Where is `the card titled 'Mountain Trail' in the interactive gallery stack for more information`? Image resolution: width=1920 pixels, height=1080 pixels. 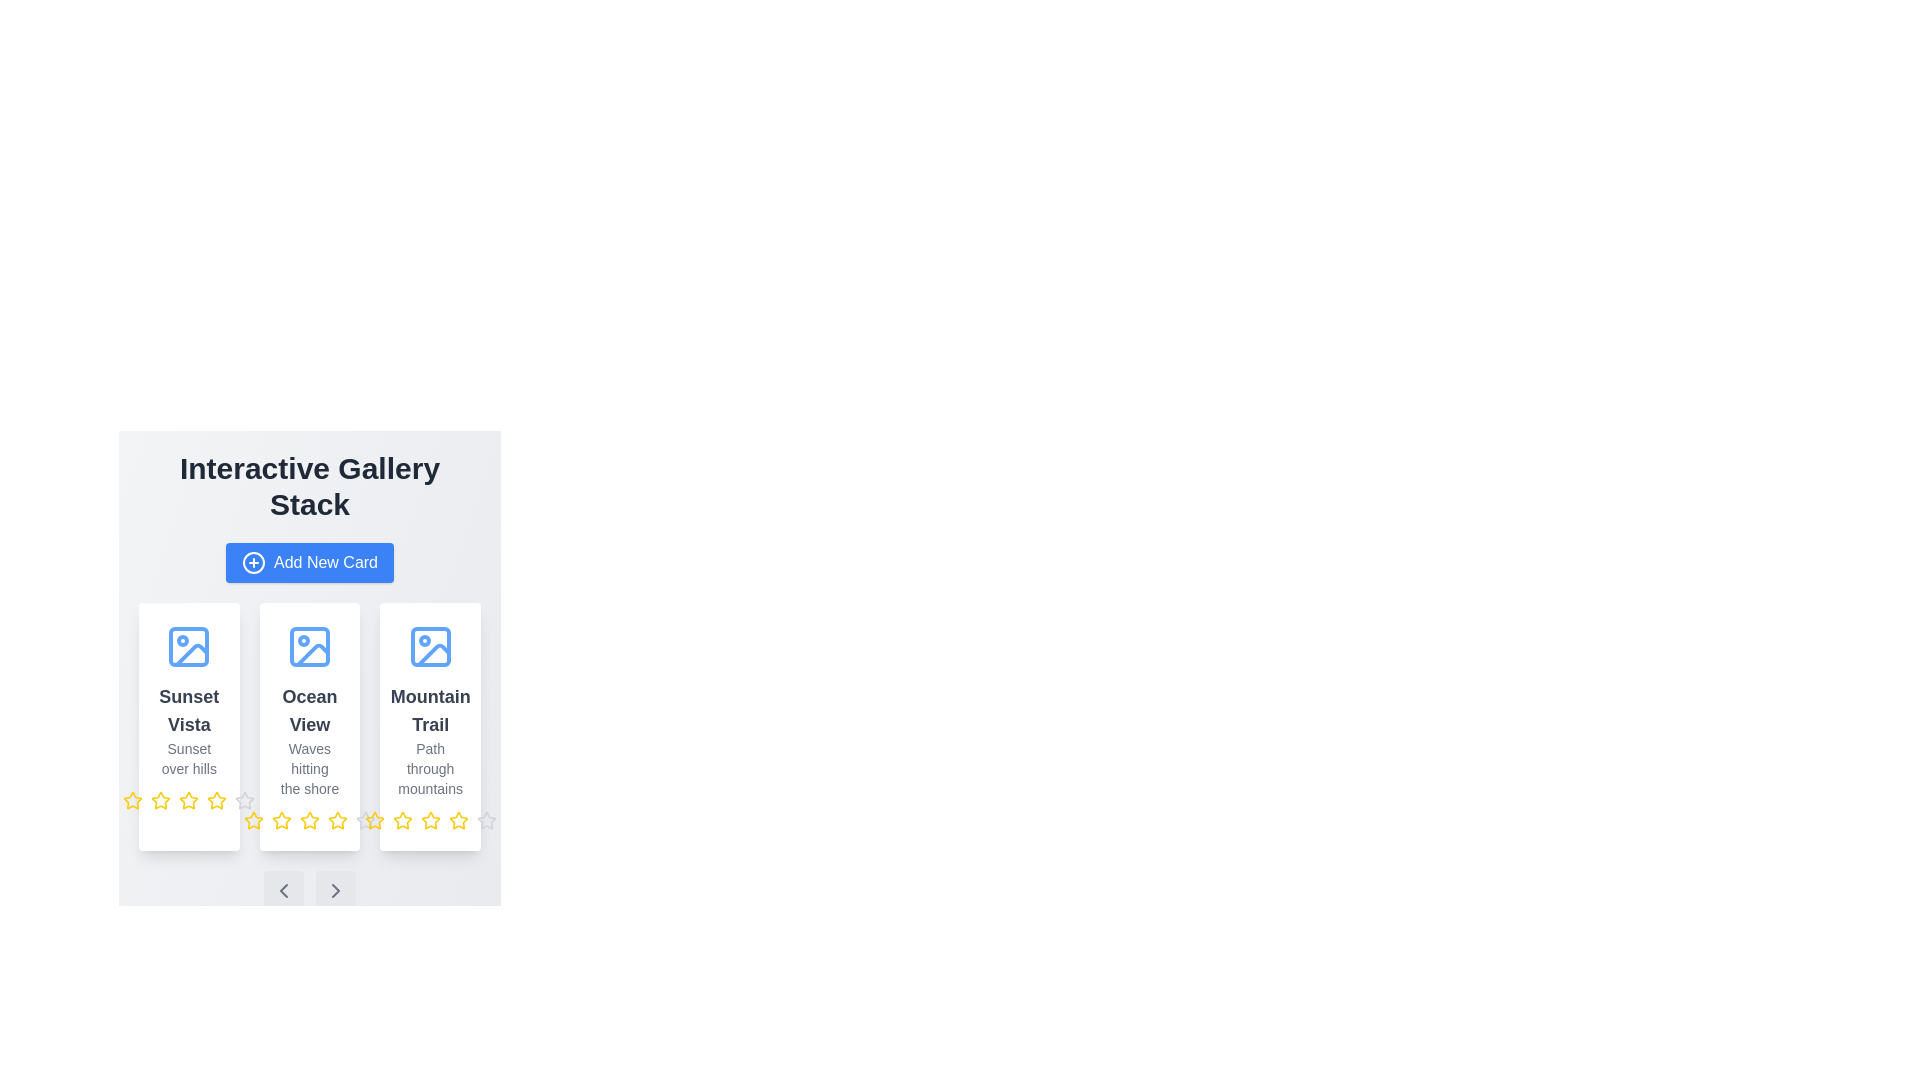
the card titled 'Mountain Trail' in the interactive gallery stack for more information is located at coordinates (429, 726).